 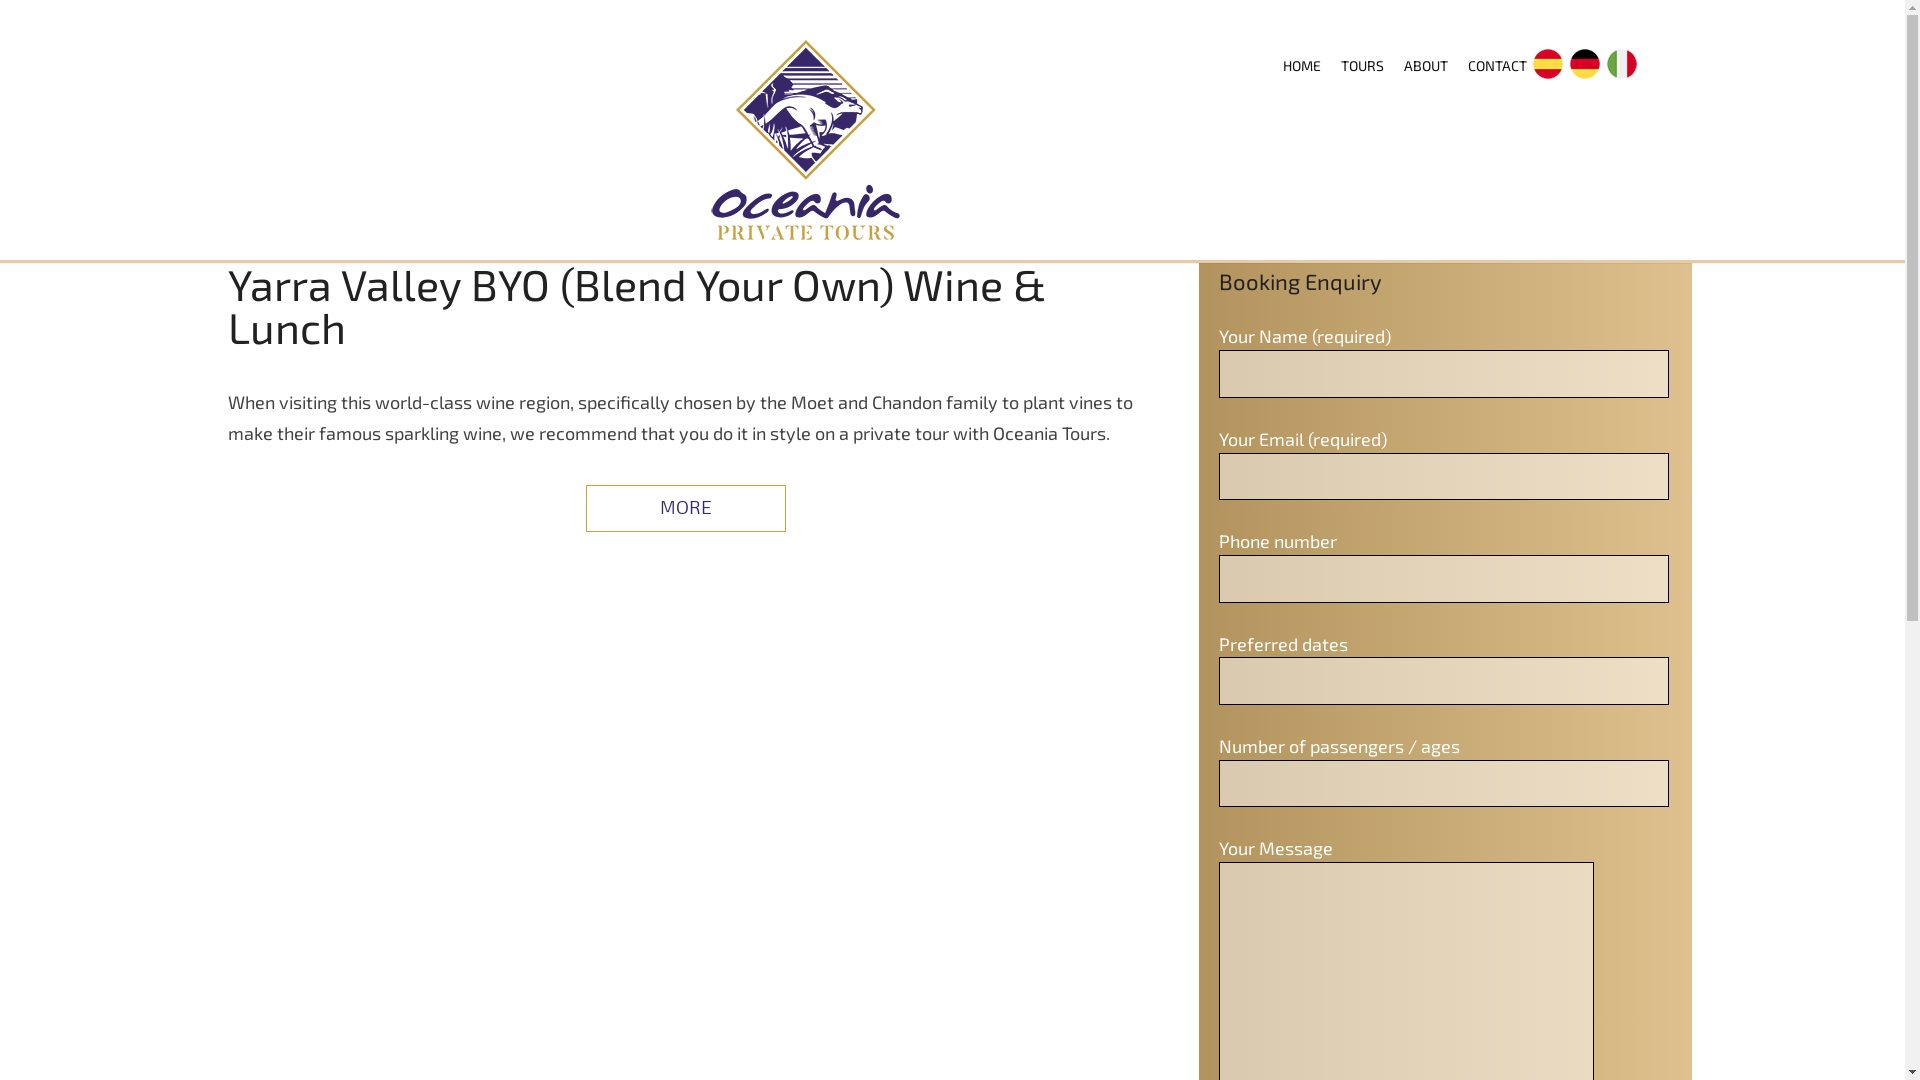 What do you see at coordinates (1487, 64) in the screenshot?
I see `'CONTACT'` at bounding box center [1487, 64].